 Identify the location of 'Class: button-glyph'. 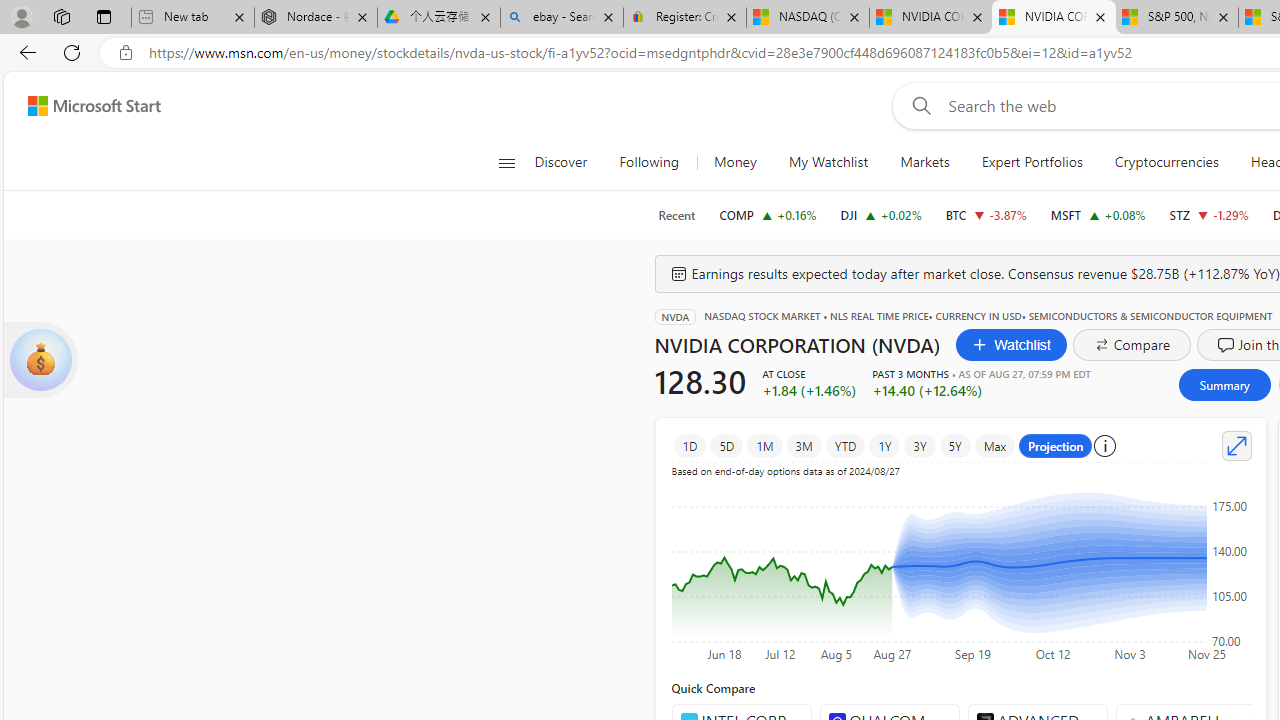
(506, 162).